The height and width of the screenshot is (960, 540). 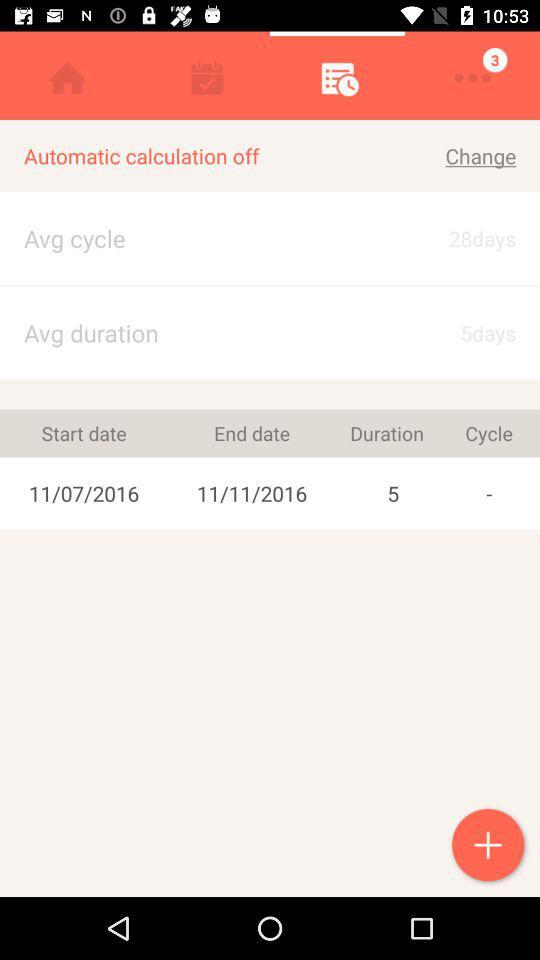 What do you see at coordinates (489, 846) in the screenshot?
I see `new record` at bounding box center [489, 846].